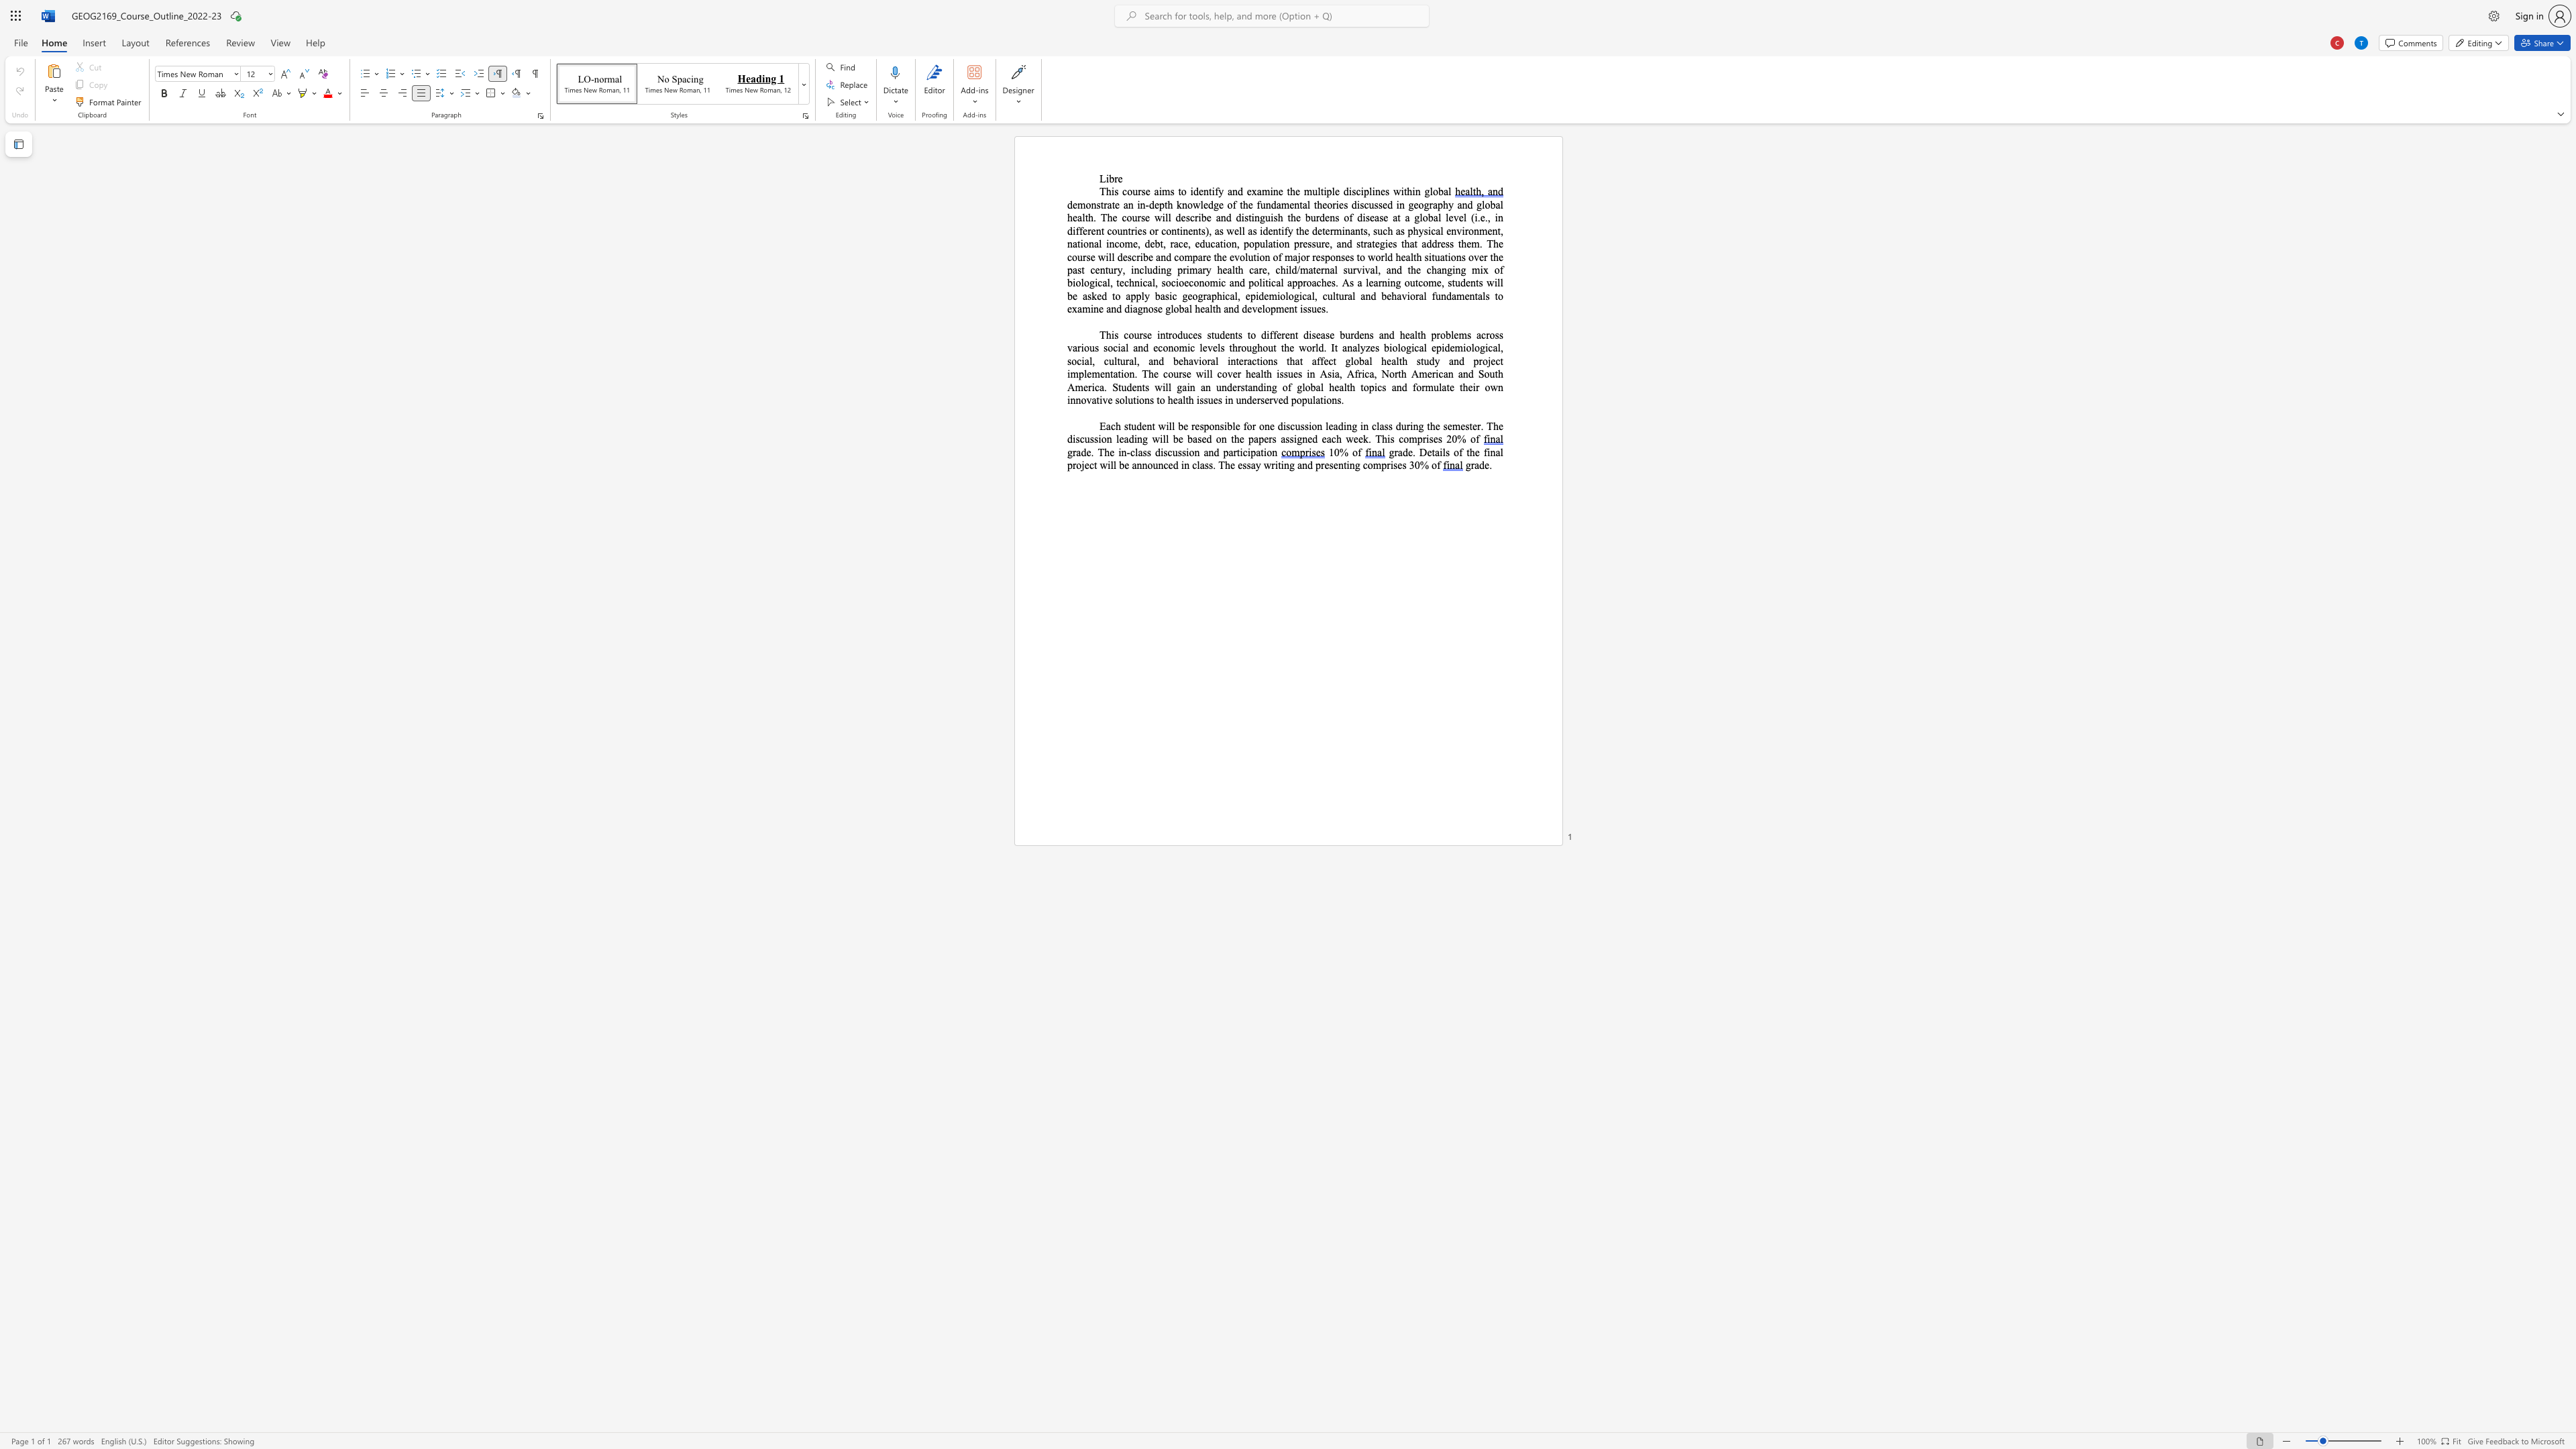 This screenshot has width=2576, height=1449. Describe the element at coordinates (1404, 387) in the screenshot. I see `the 17th character "d" in the text` at that location.